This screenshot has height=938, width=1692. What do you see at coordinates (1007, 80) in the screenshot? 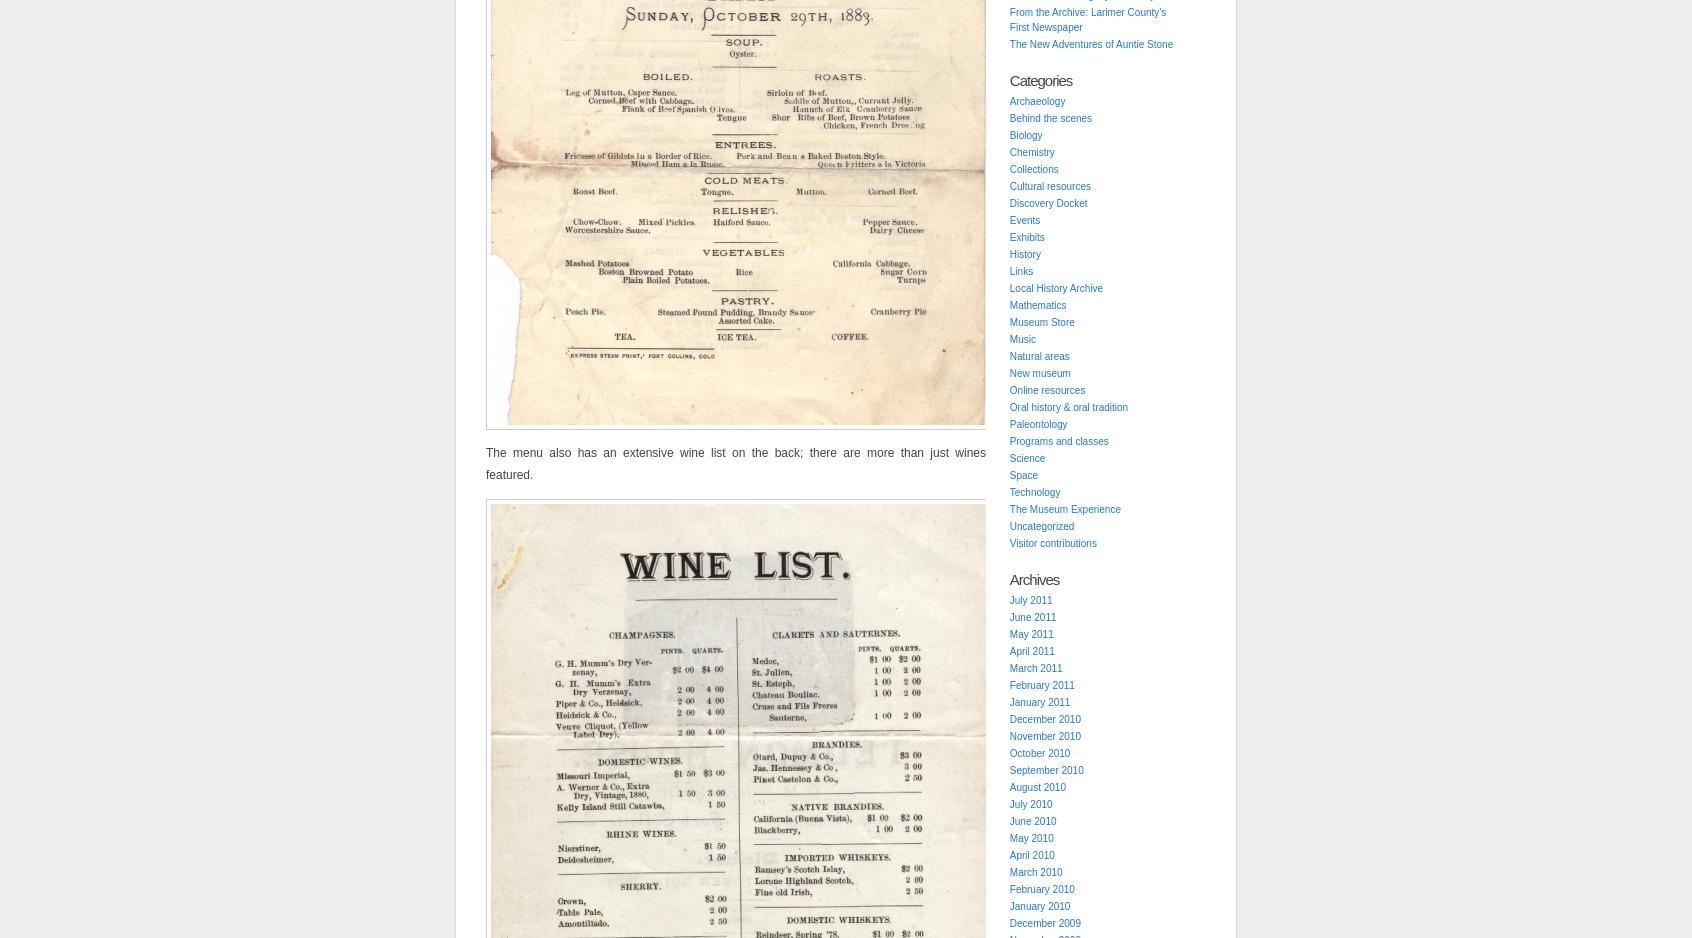
I see `'Categories'` at bounding box center [1007, 80].